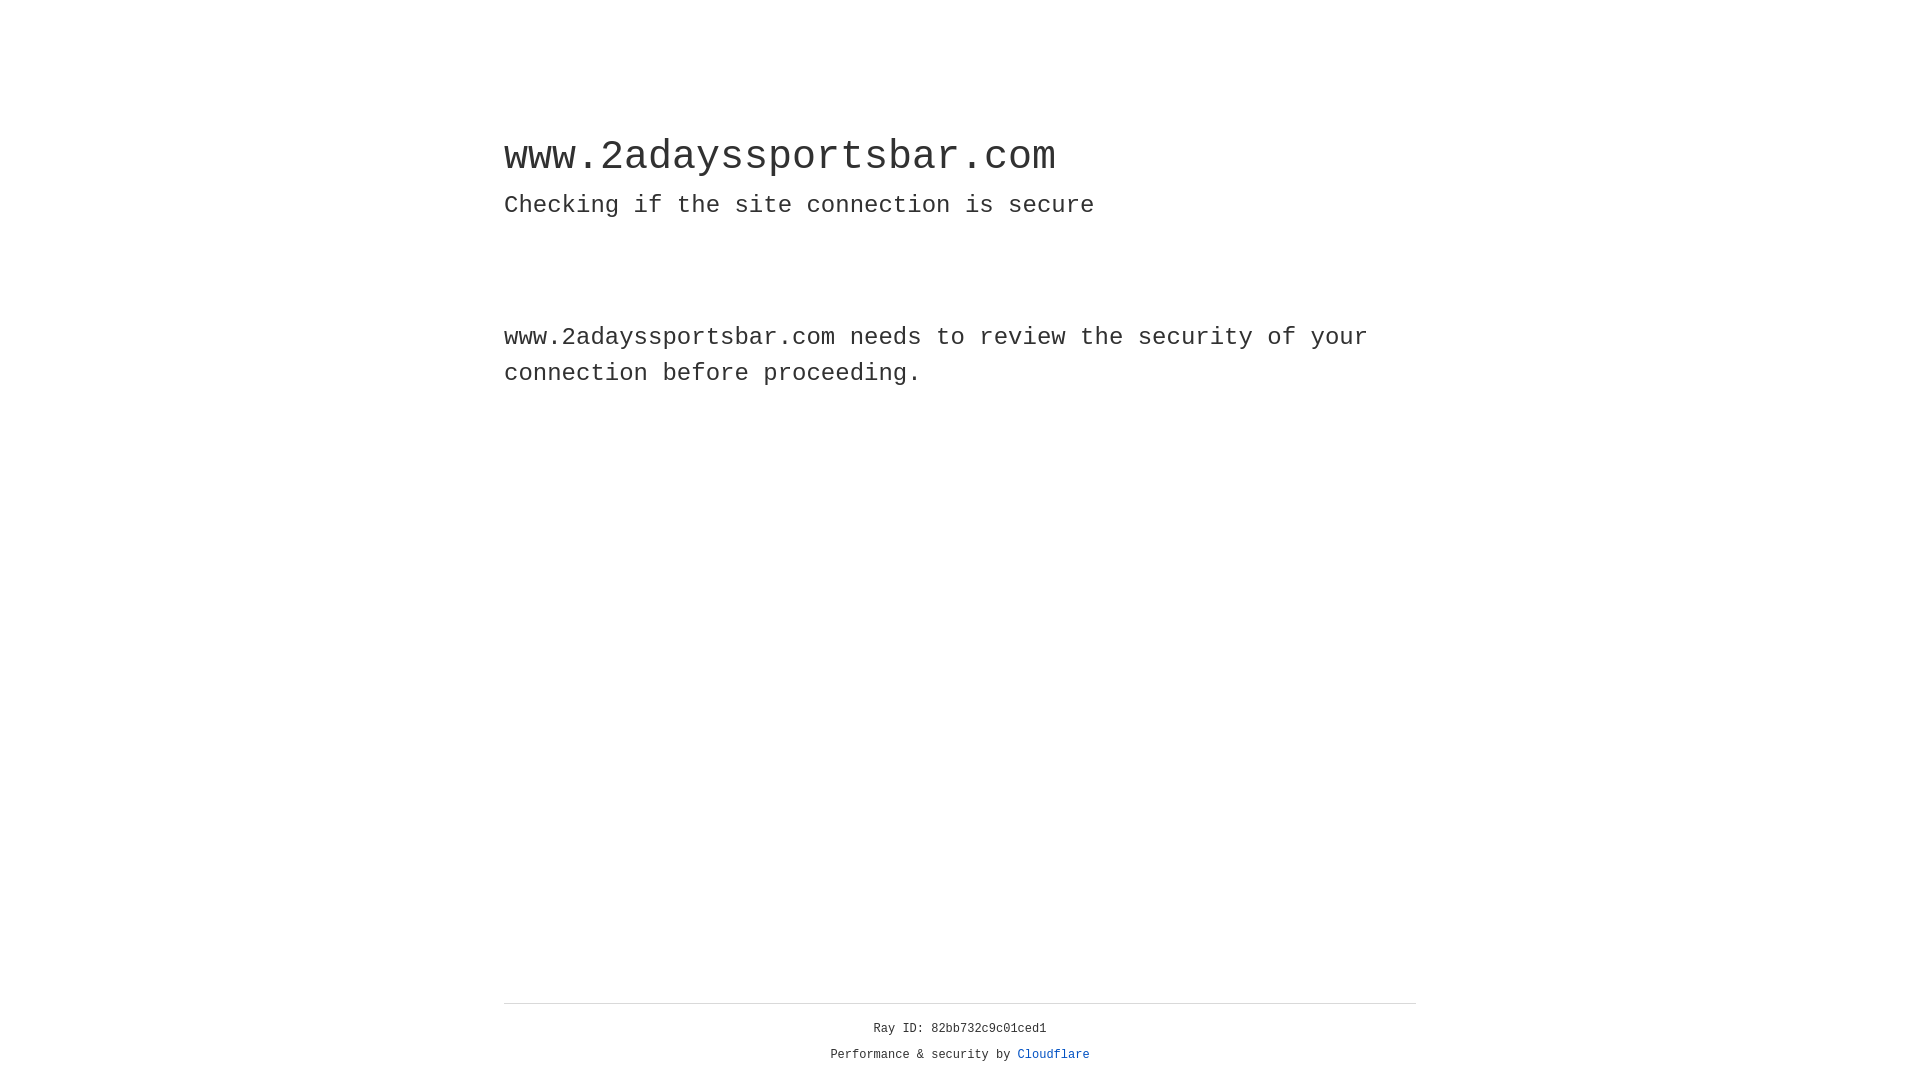  I want to click on 'Cloudflare', so click(1053, 1054).